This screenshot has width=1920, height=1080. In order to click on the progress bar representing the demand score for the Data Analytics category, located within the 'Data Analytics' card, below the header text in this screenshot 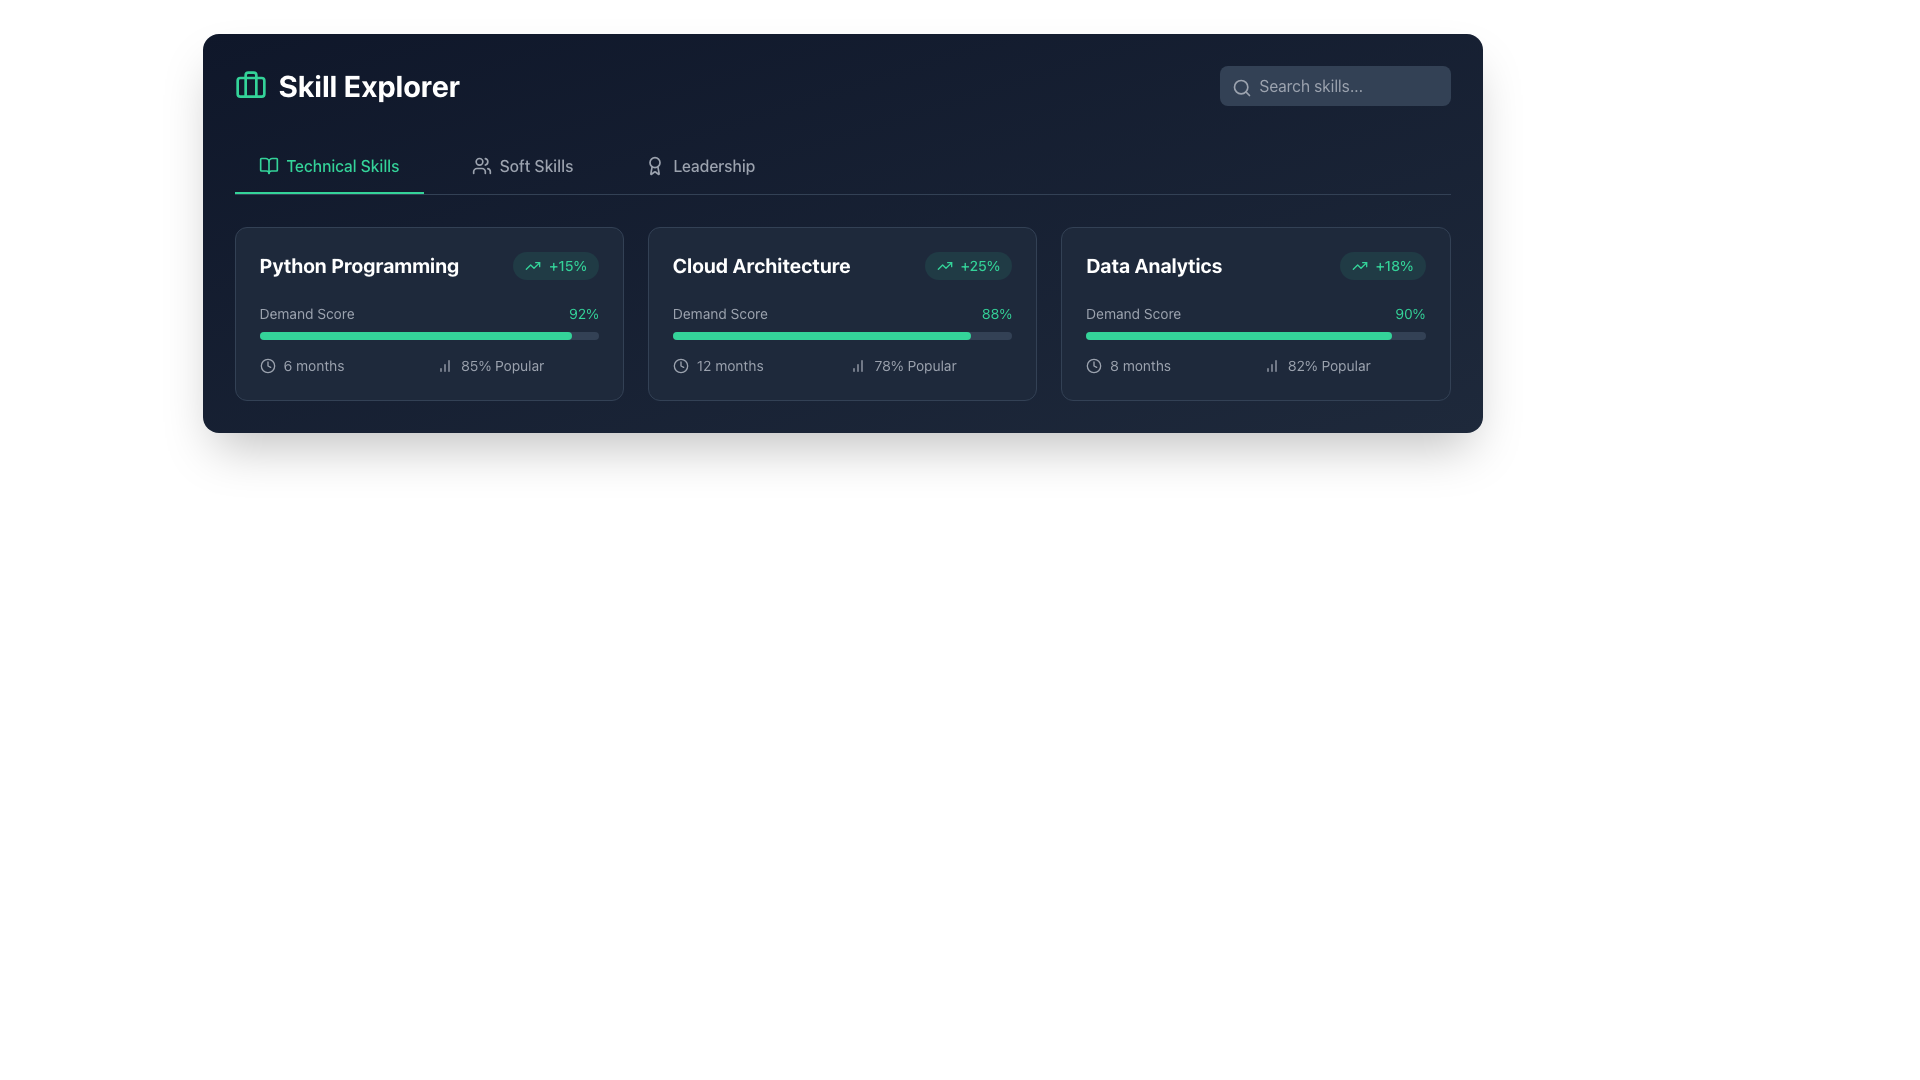, I will do `click(1254, 320)`.